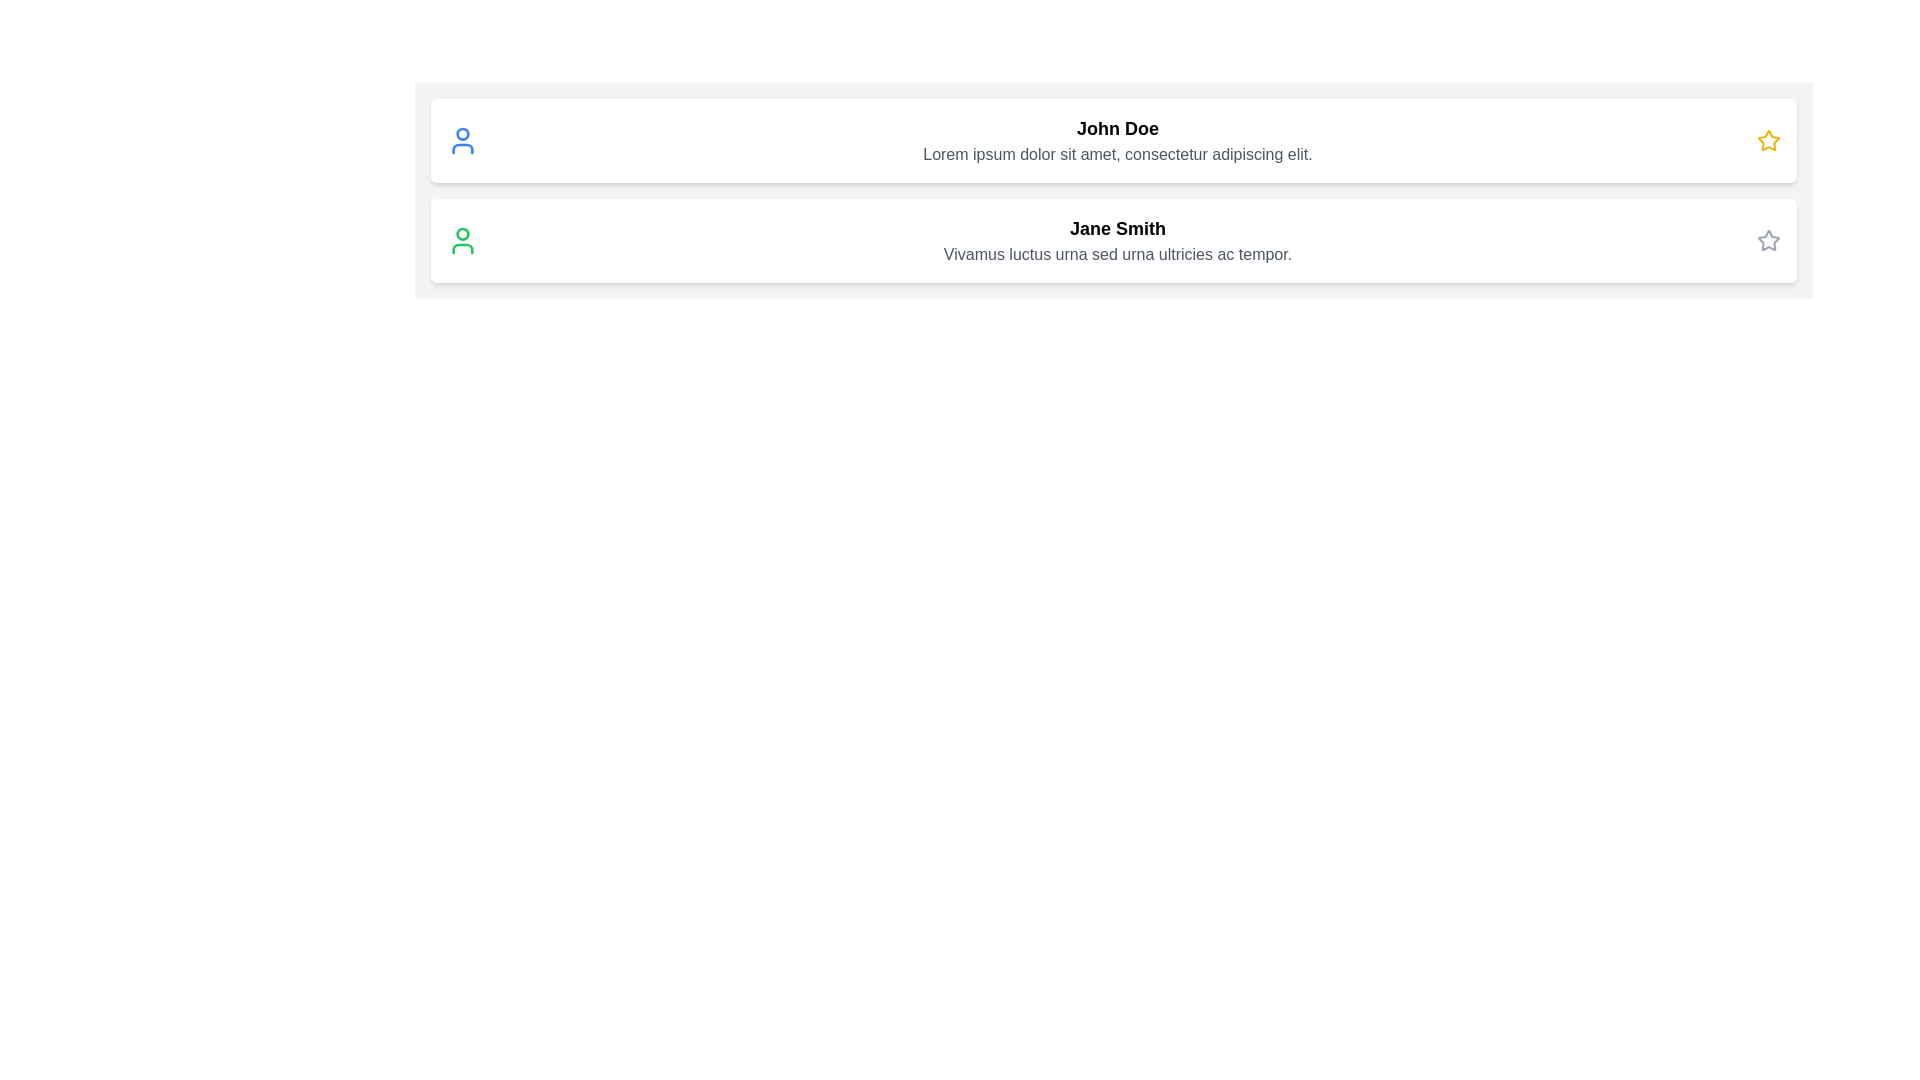 The width and height of the screenshot is (1920, 1080). I want to click on the bold text label 'Jane Smith' which is centrally aligned at the top of the section, indicating its importance as a title, so click(1117, 227).